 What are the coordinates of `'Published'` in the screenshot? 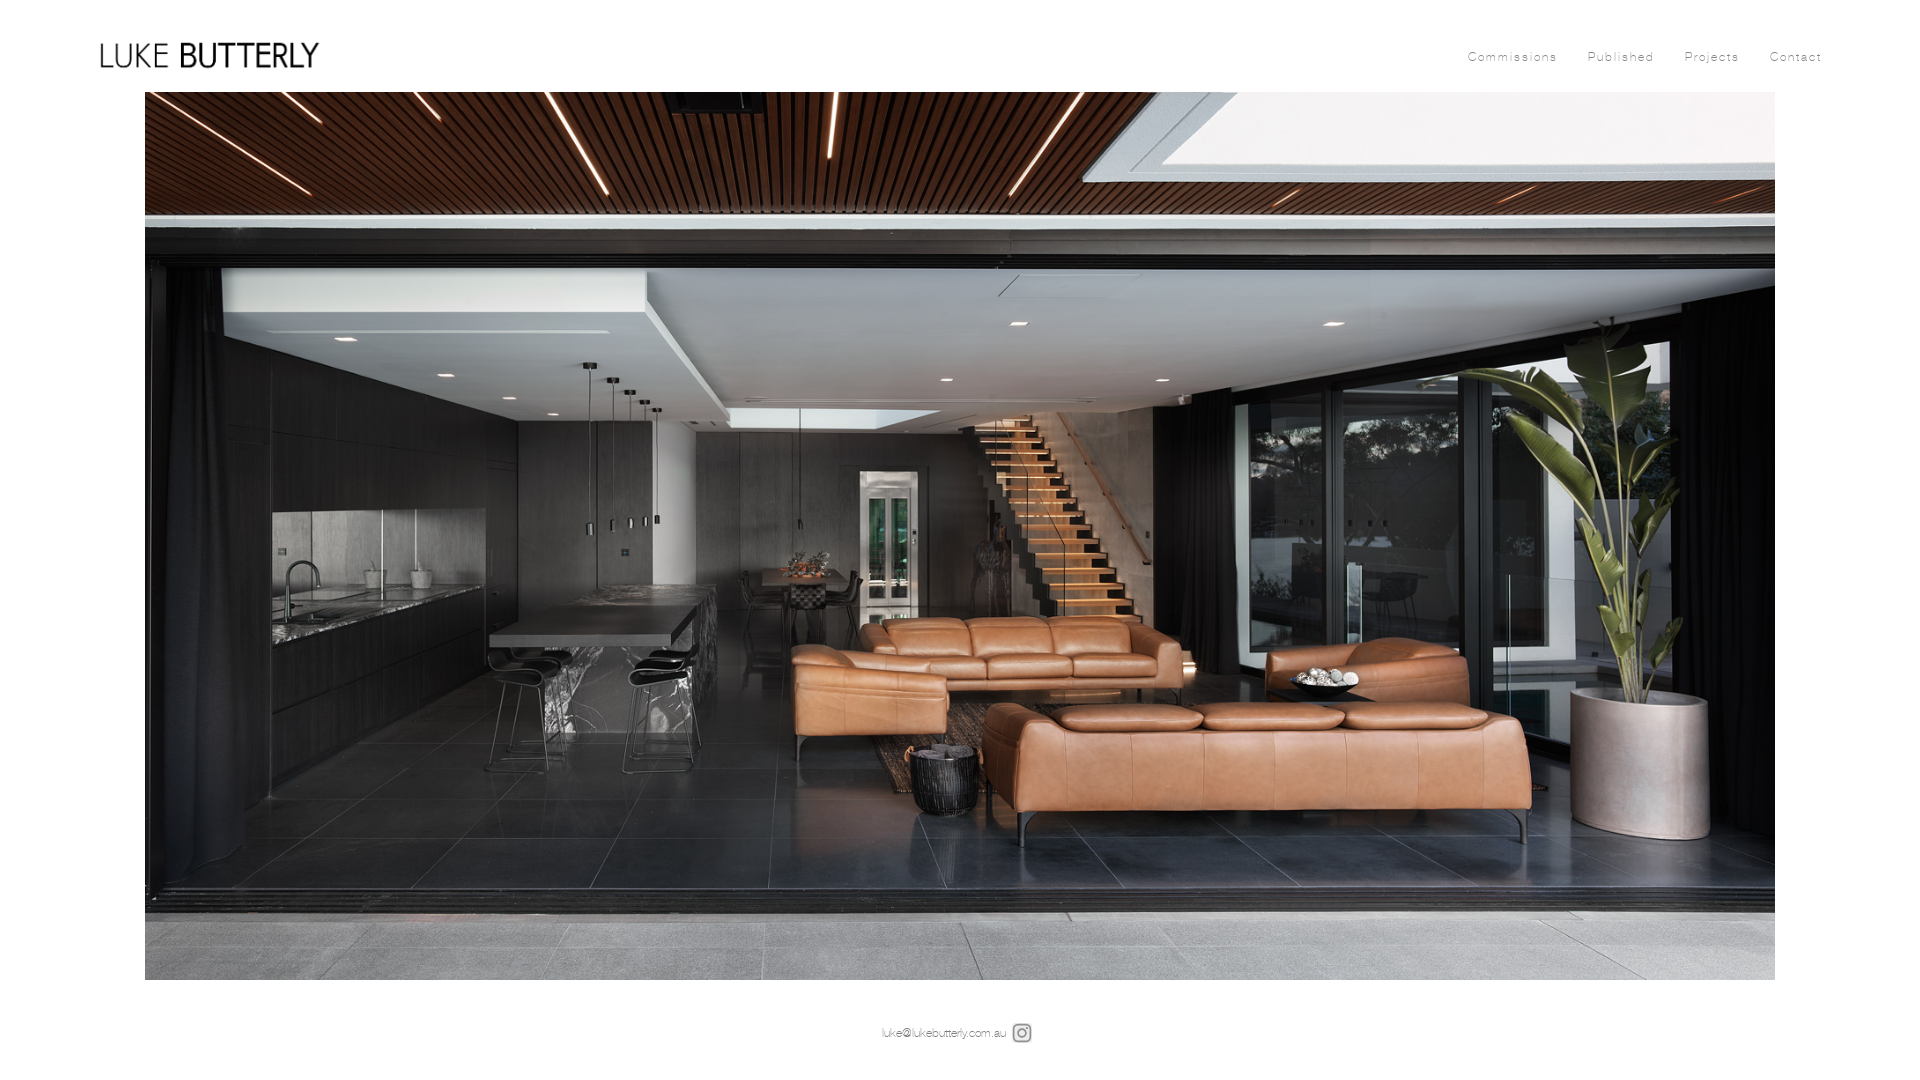 It's located at (1621, 56).